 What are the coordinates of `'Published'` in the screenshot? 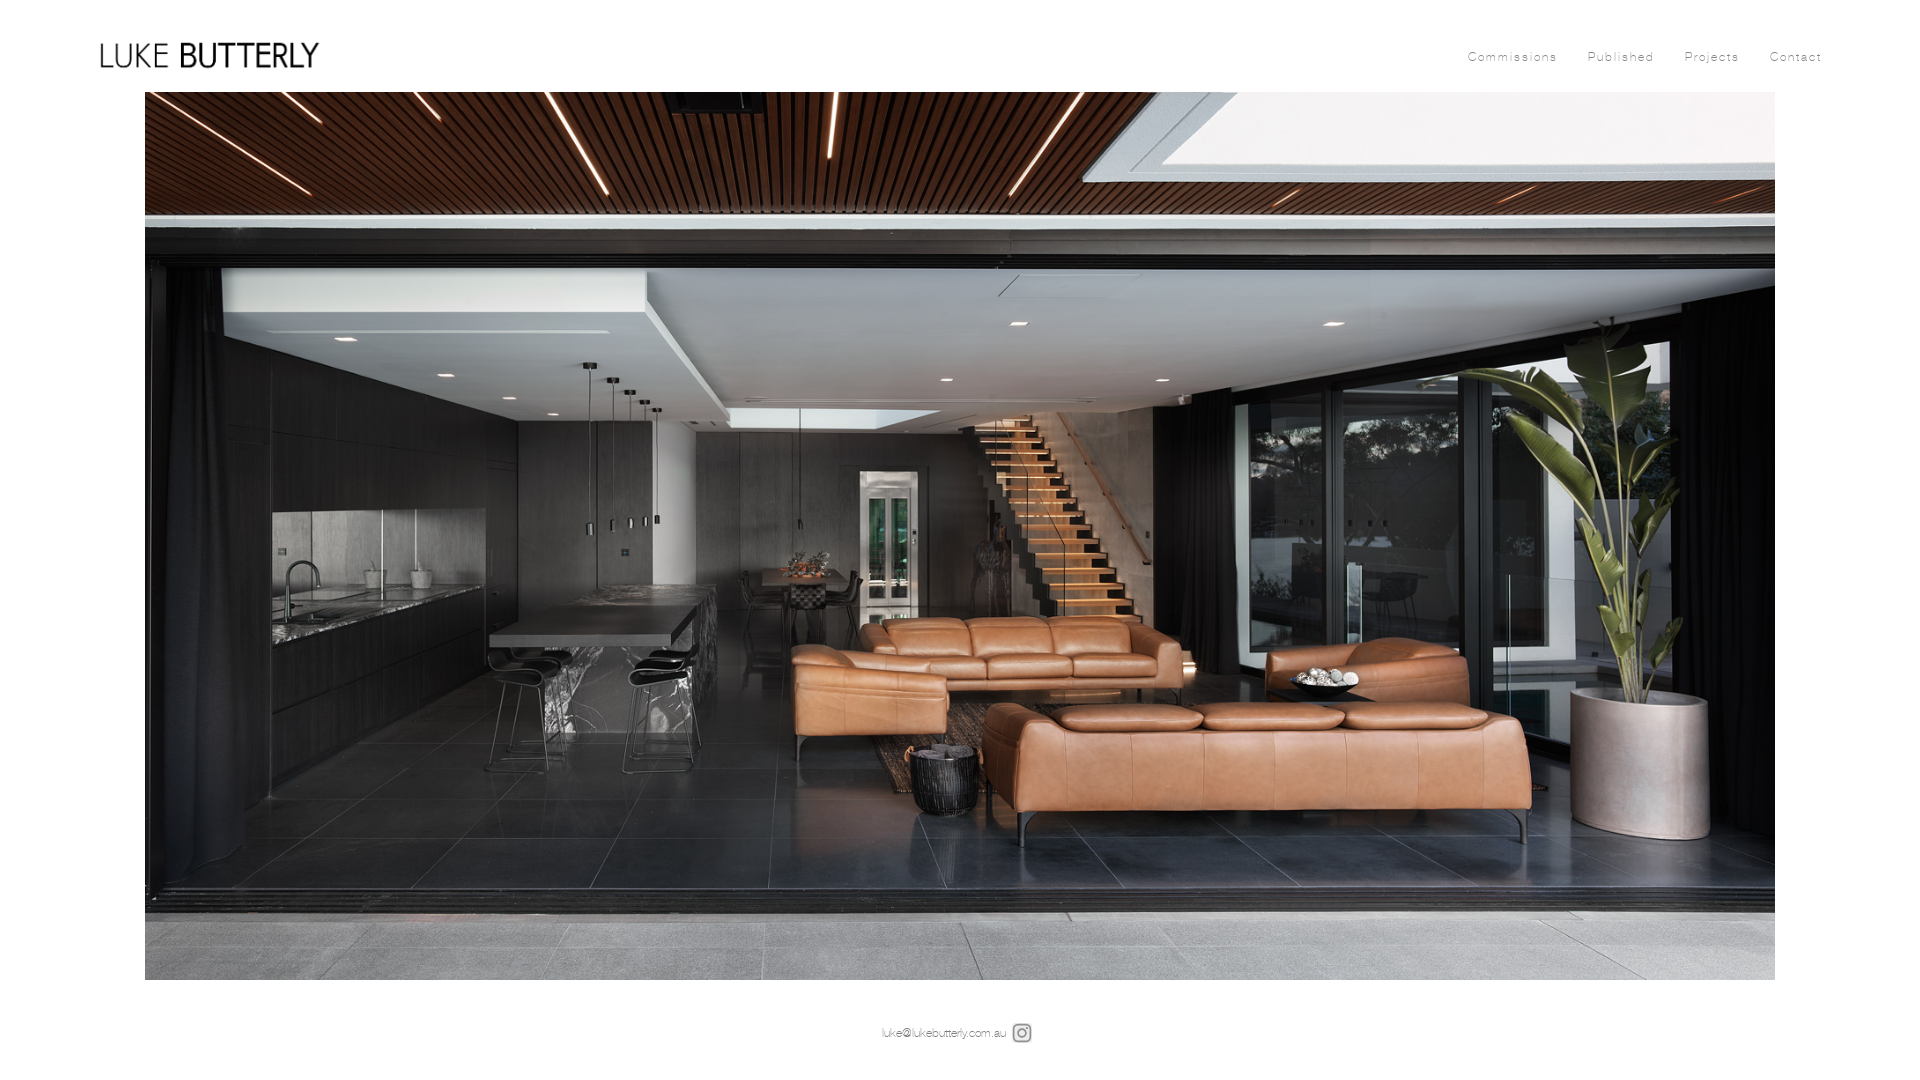 It's located at (1621, 56).